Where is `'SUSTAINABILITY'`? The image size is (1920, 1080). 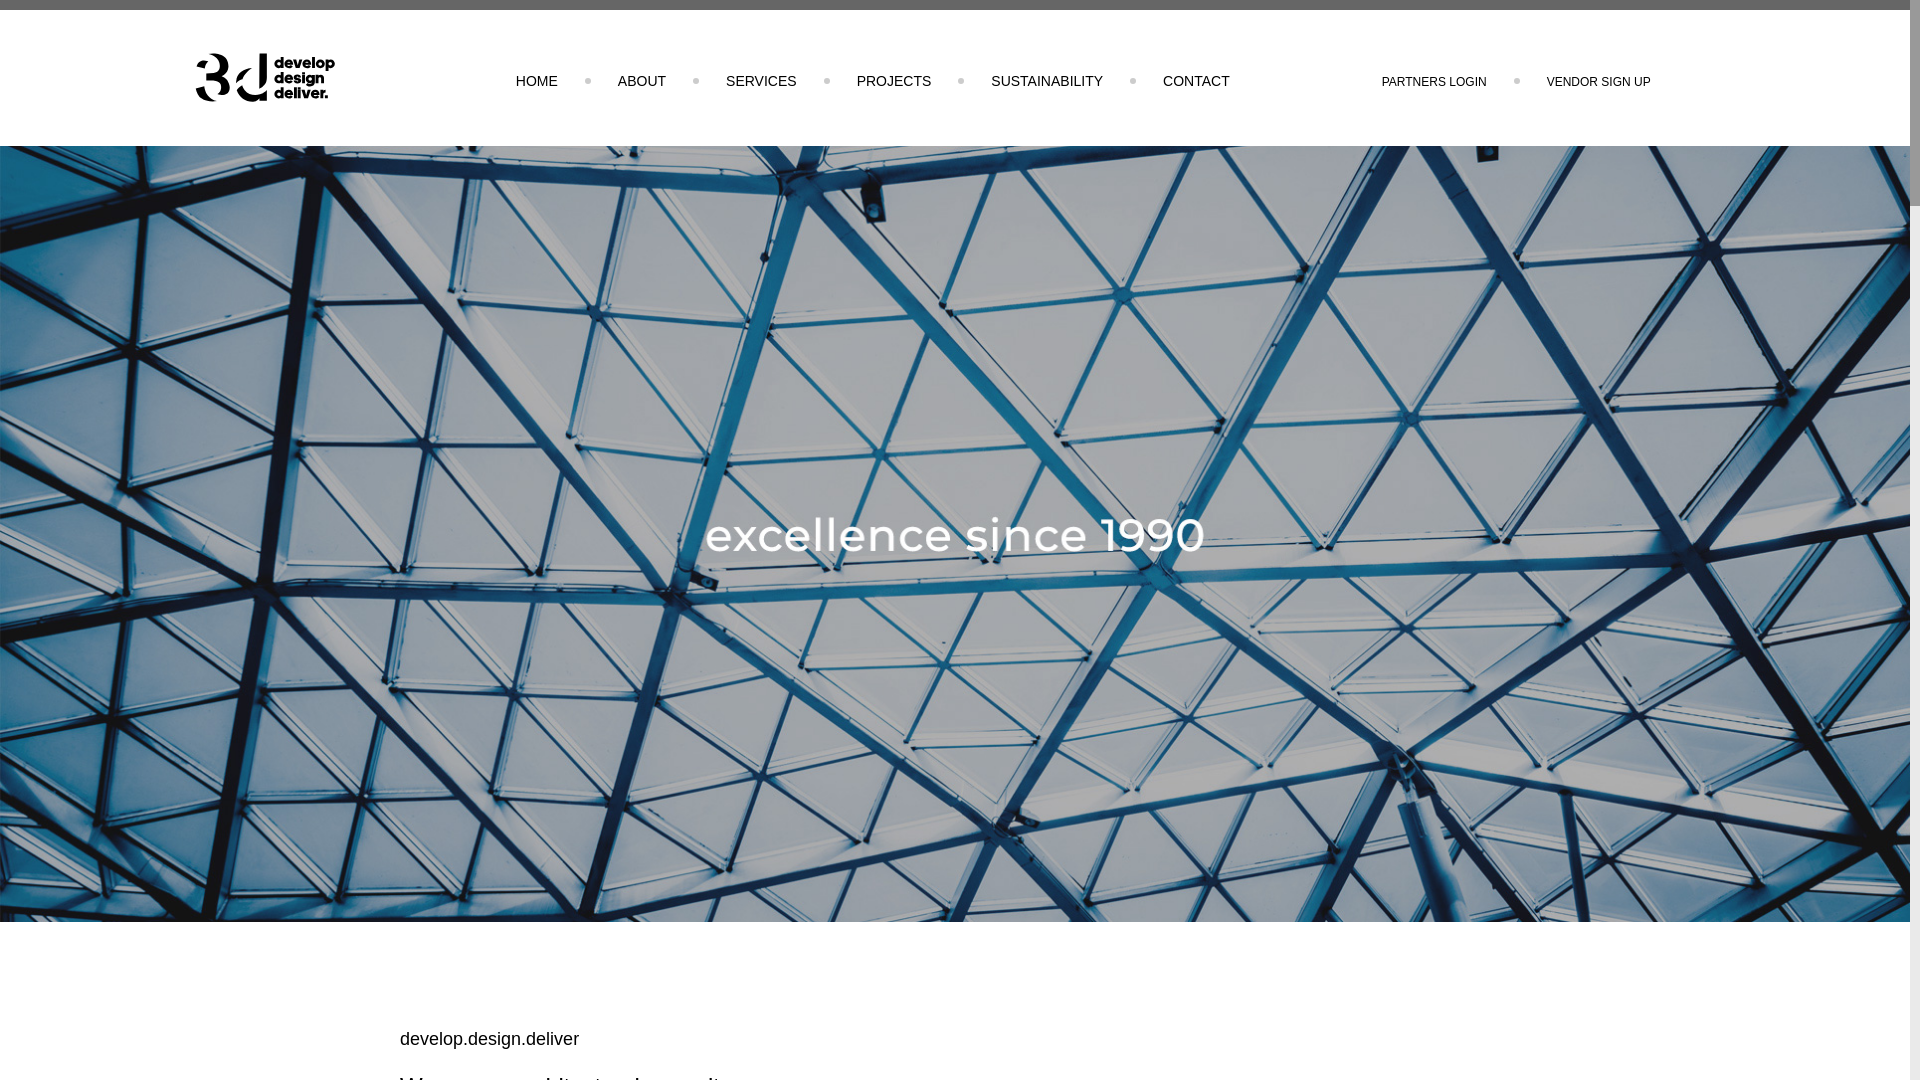
'SUSTAINABILITY' is located at coordinates (1045, 80).